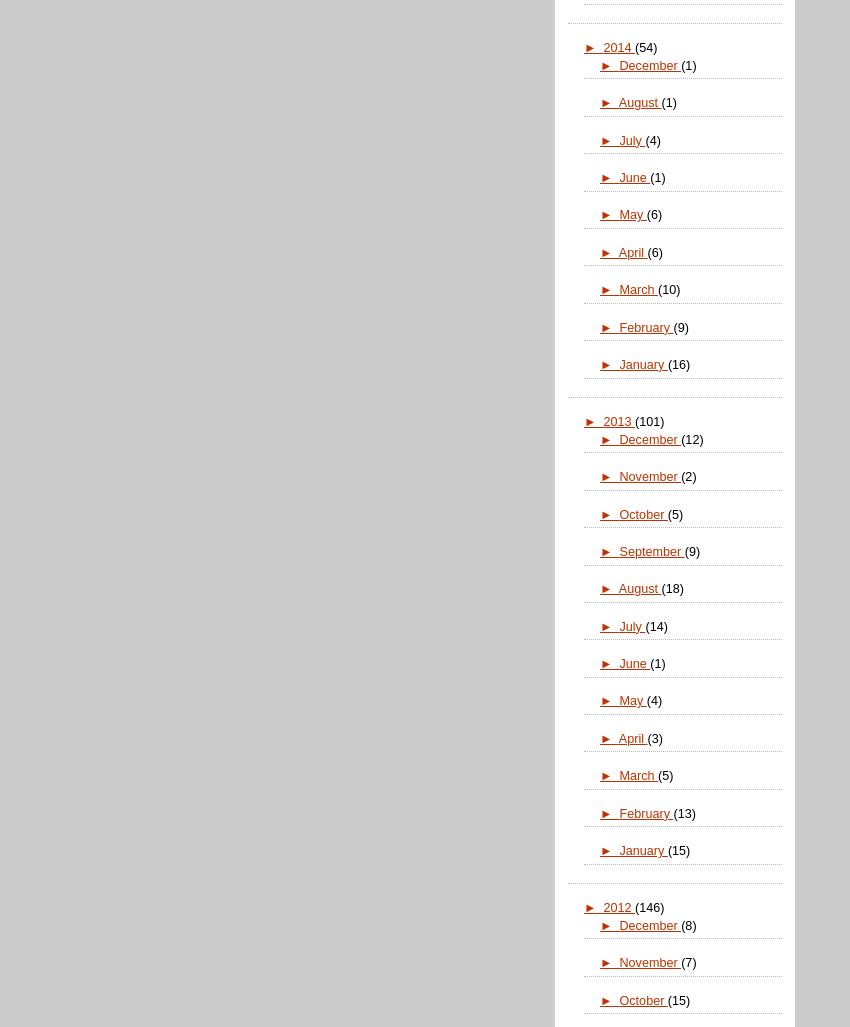 The width and height of the screenshot is (850, 1027). What do you see at coordinates (657, 289) in the screenshot?
I see `'(10)'` at bounding box center [657, 289].